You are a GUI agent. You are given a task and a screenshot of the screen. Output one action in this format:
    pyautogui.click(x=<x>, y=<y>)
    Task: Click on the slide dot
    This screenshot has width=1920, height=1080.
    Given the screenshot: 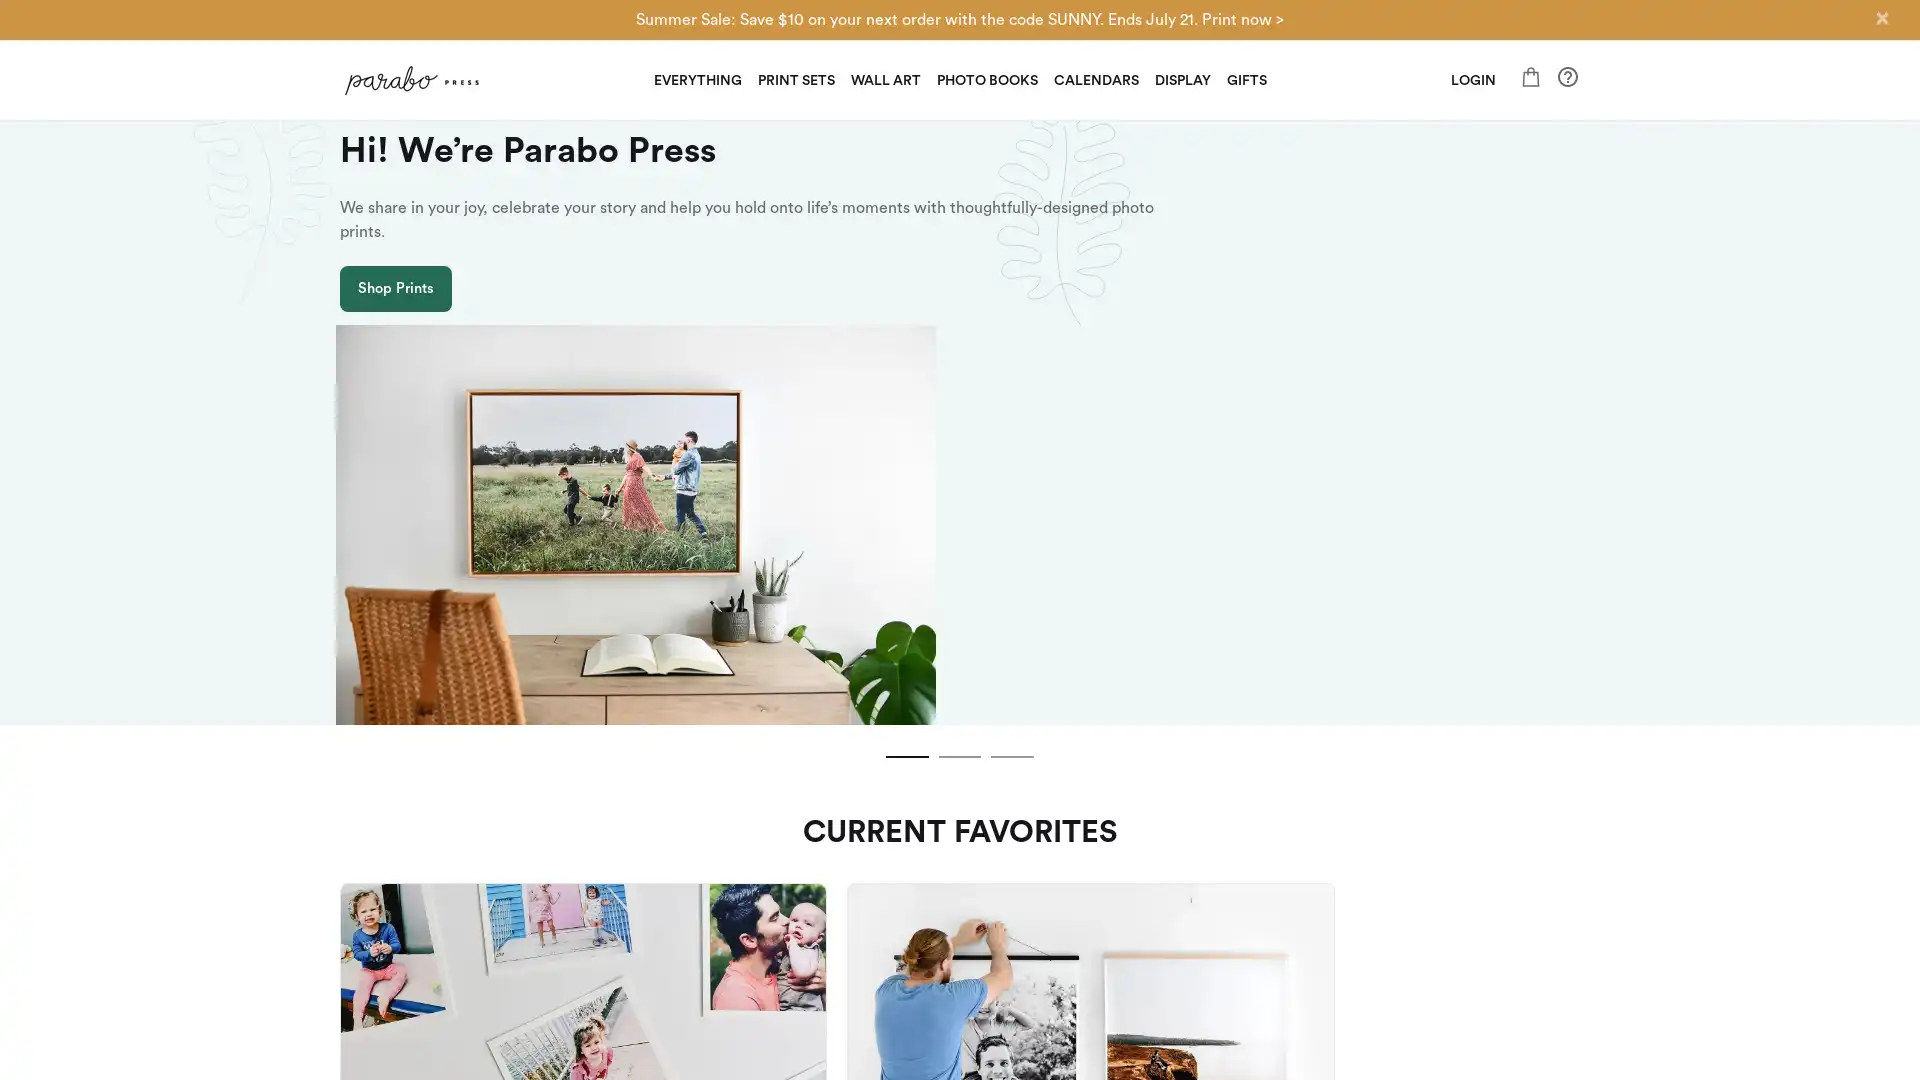 What is the action you would take?
    pyautogui.click(x=960, y=552)
    